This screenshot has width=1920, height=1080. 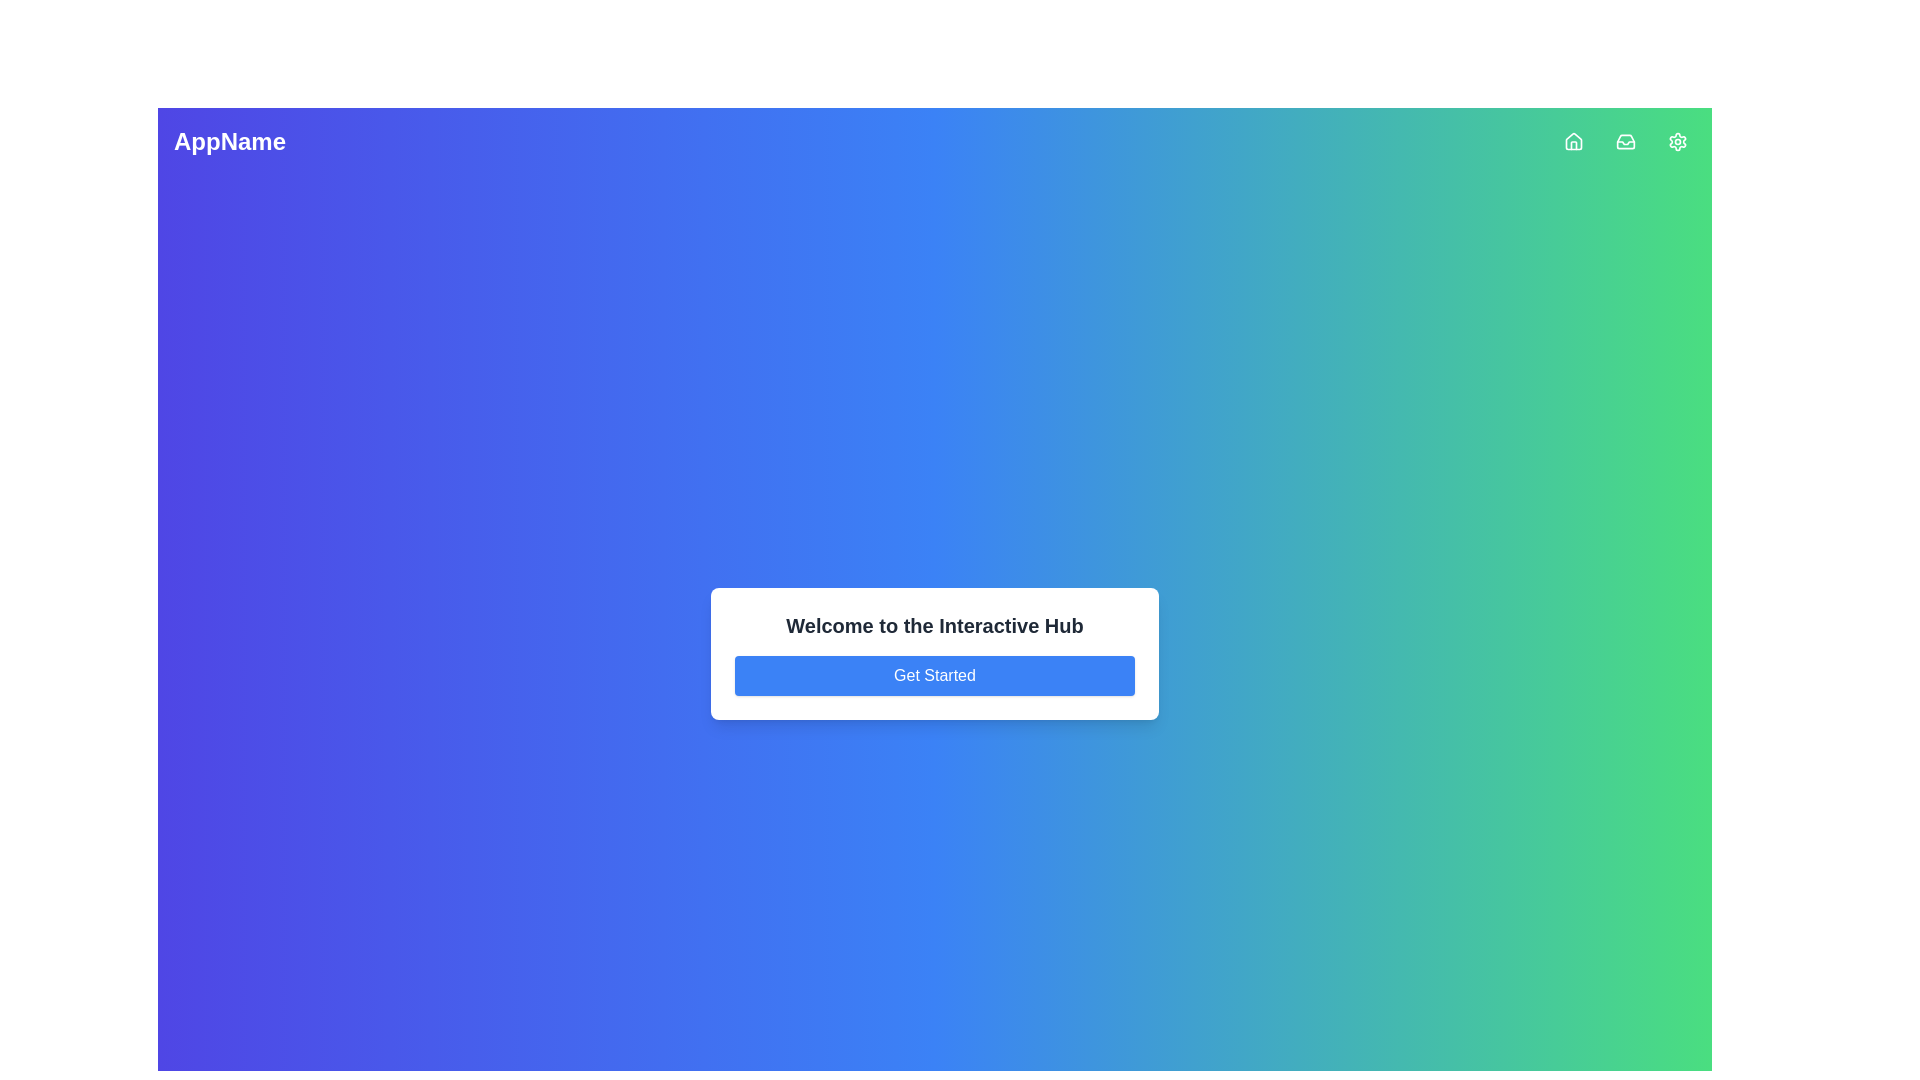 What do you see at coordinates (1626, 141) in the screenshot?
I see `the inbox icon button located on the right-hand side of the header bar` at bounding box center [1626, 141].